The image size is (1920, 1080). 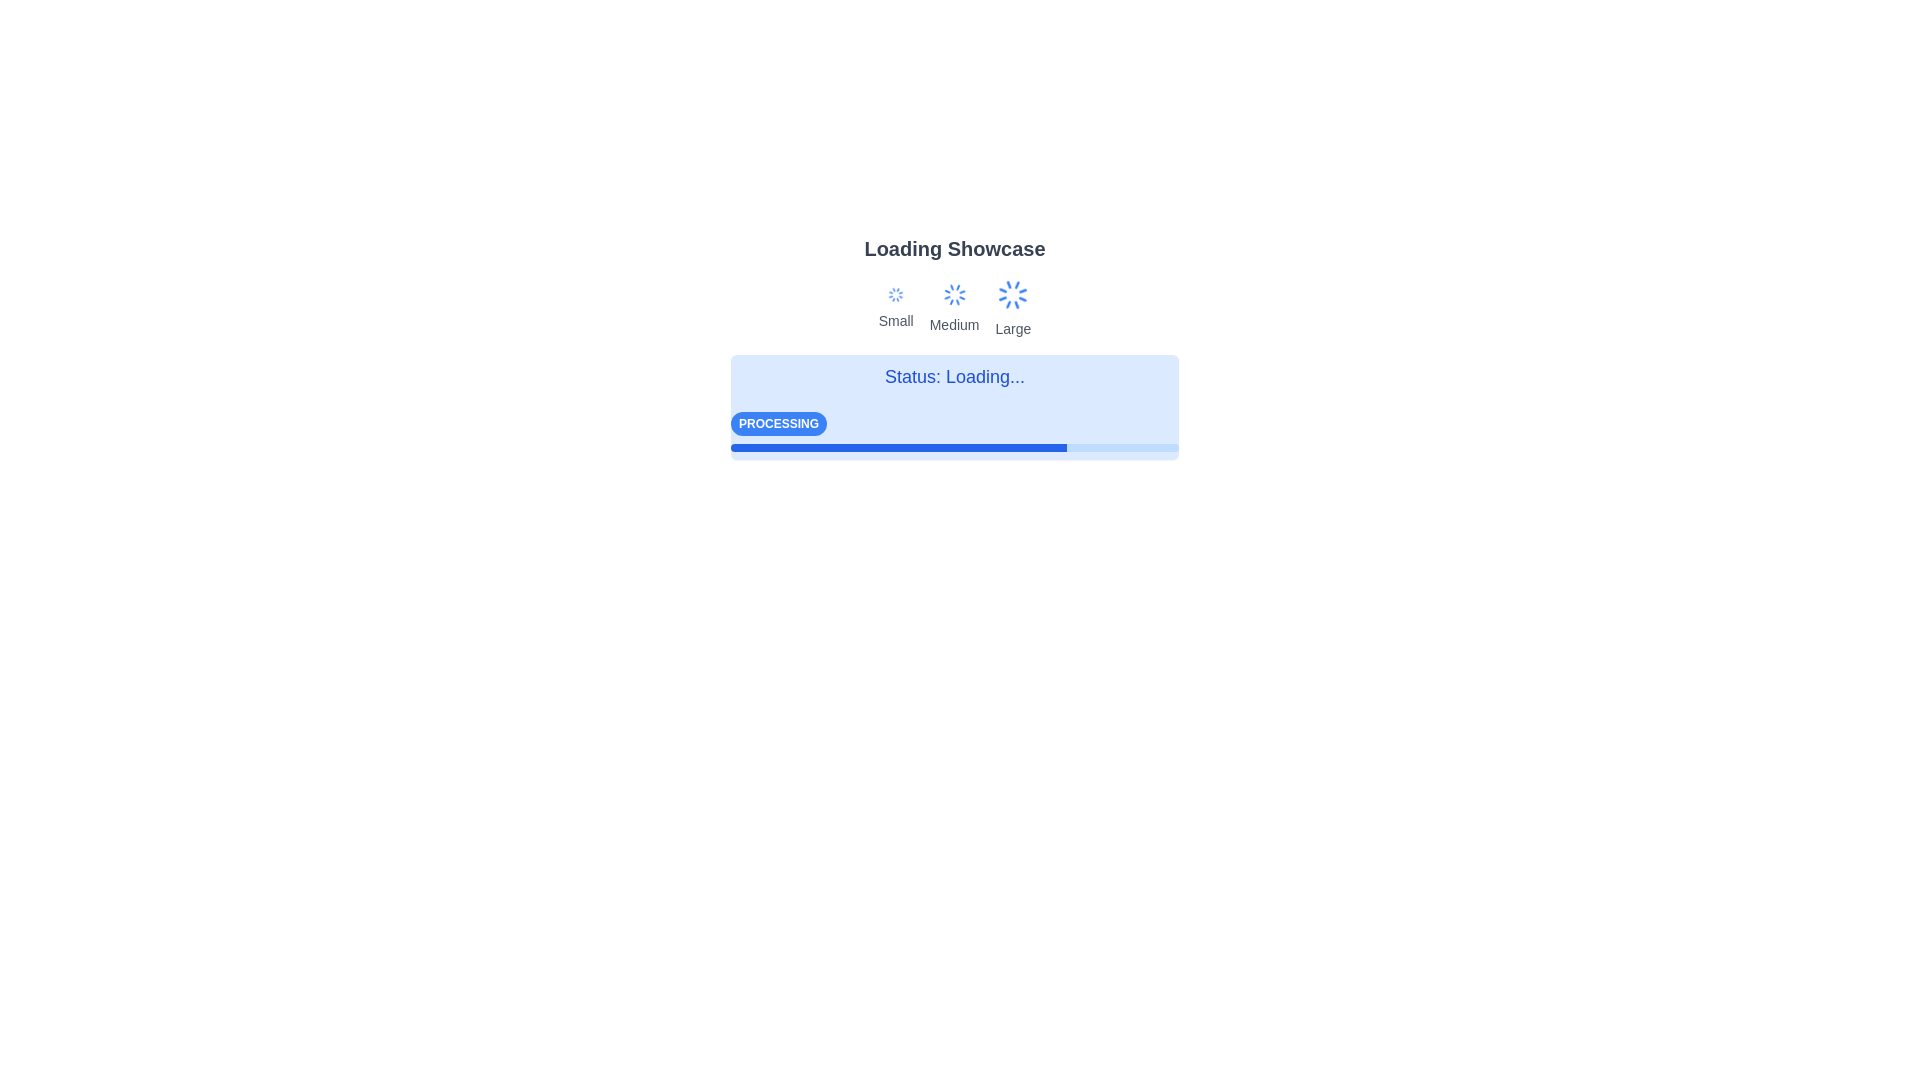 I want to click on the blue circular loading spinner icon positioned above the 'Small' text, which is the leftmost among three loader icons labeled Small, Medium, and Large, so click(x=895, y=294).